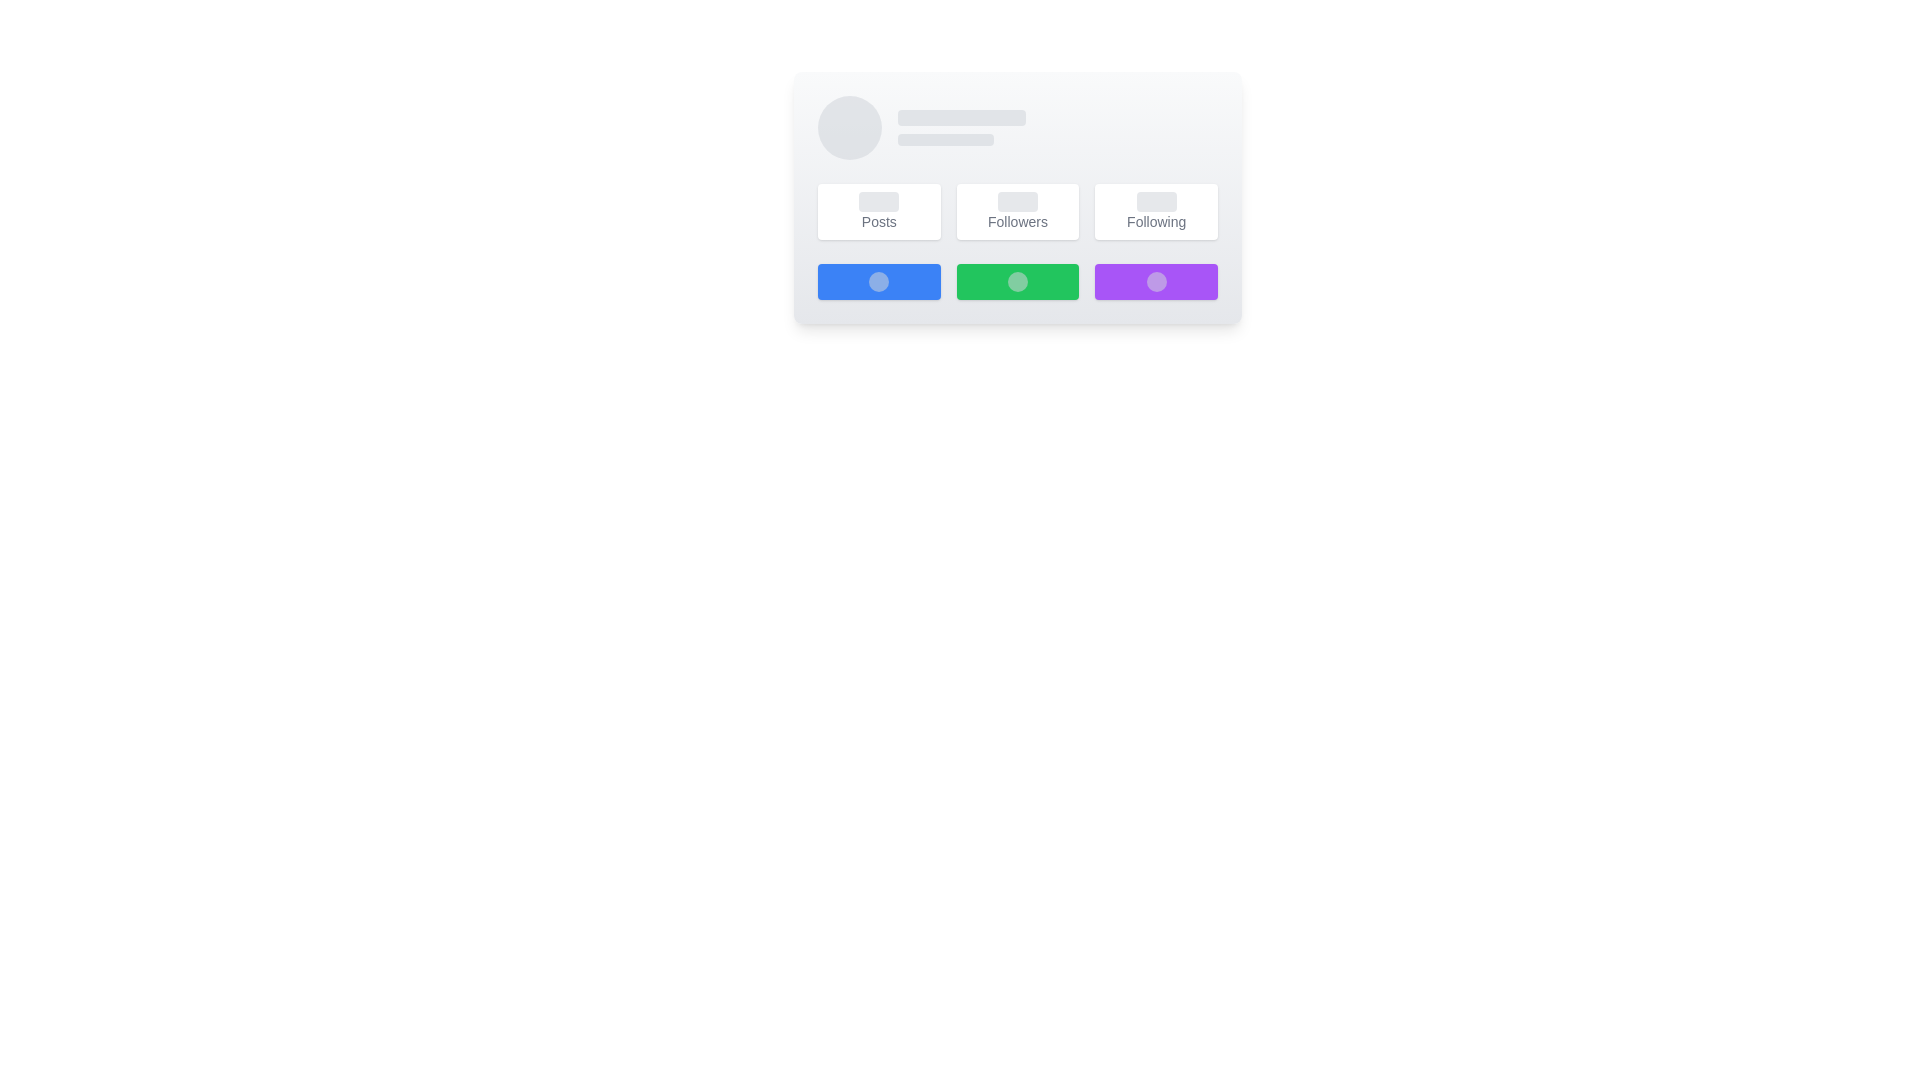 Image resolution: width=1920 pixels, height=1080 pixels. Describe the element at coordinates (1156, 281) in the screenshot. I see `the visual indicator within the purple button located at the bottom-right of a row of three buttons` at that location.